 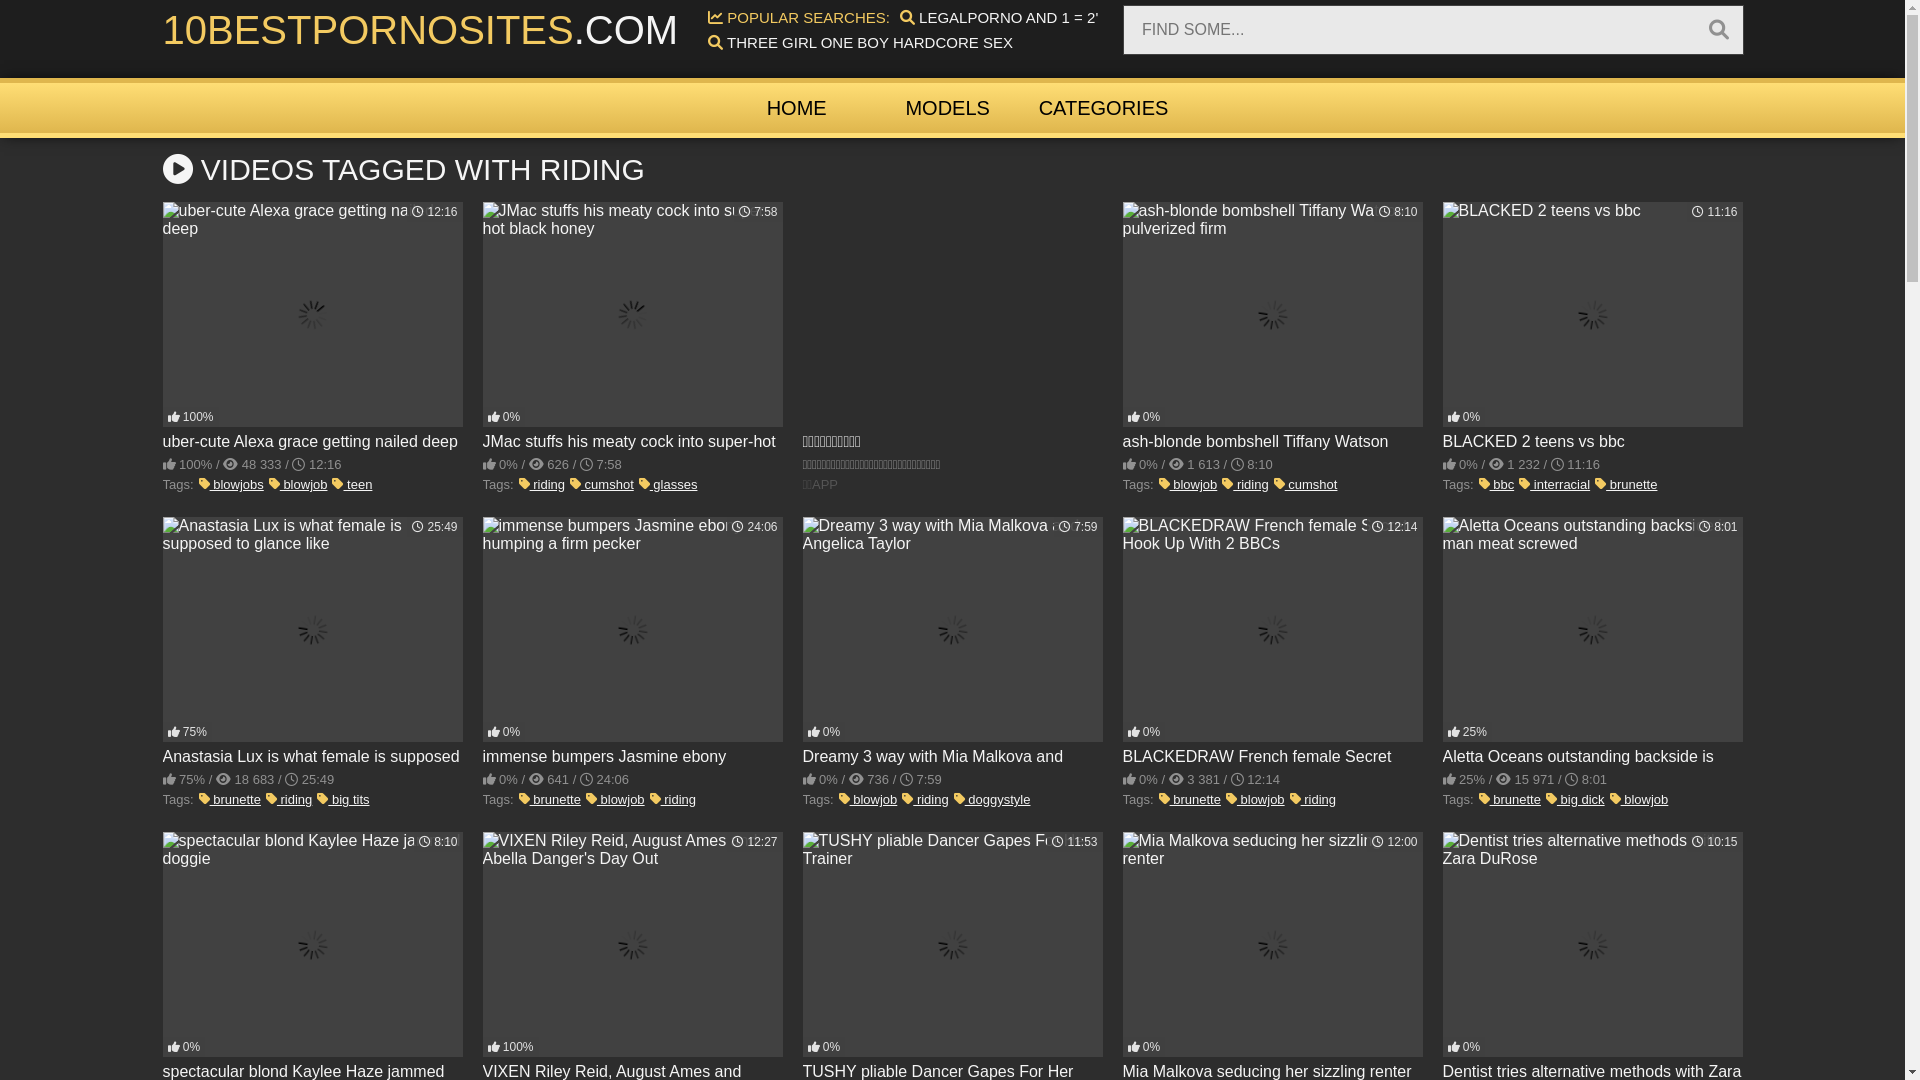 What do you see at coordinates (795, 108) in the screenshot?
I see `'HOME'` at bounding box center [795, 108].